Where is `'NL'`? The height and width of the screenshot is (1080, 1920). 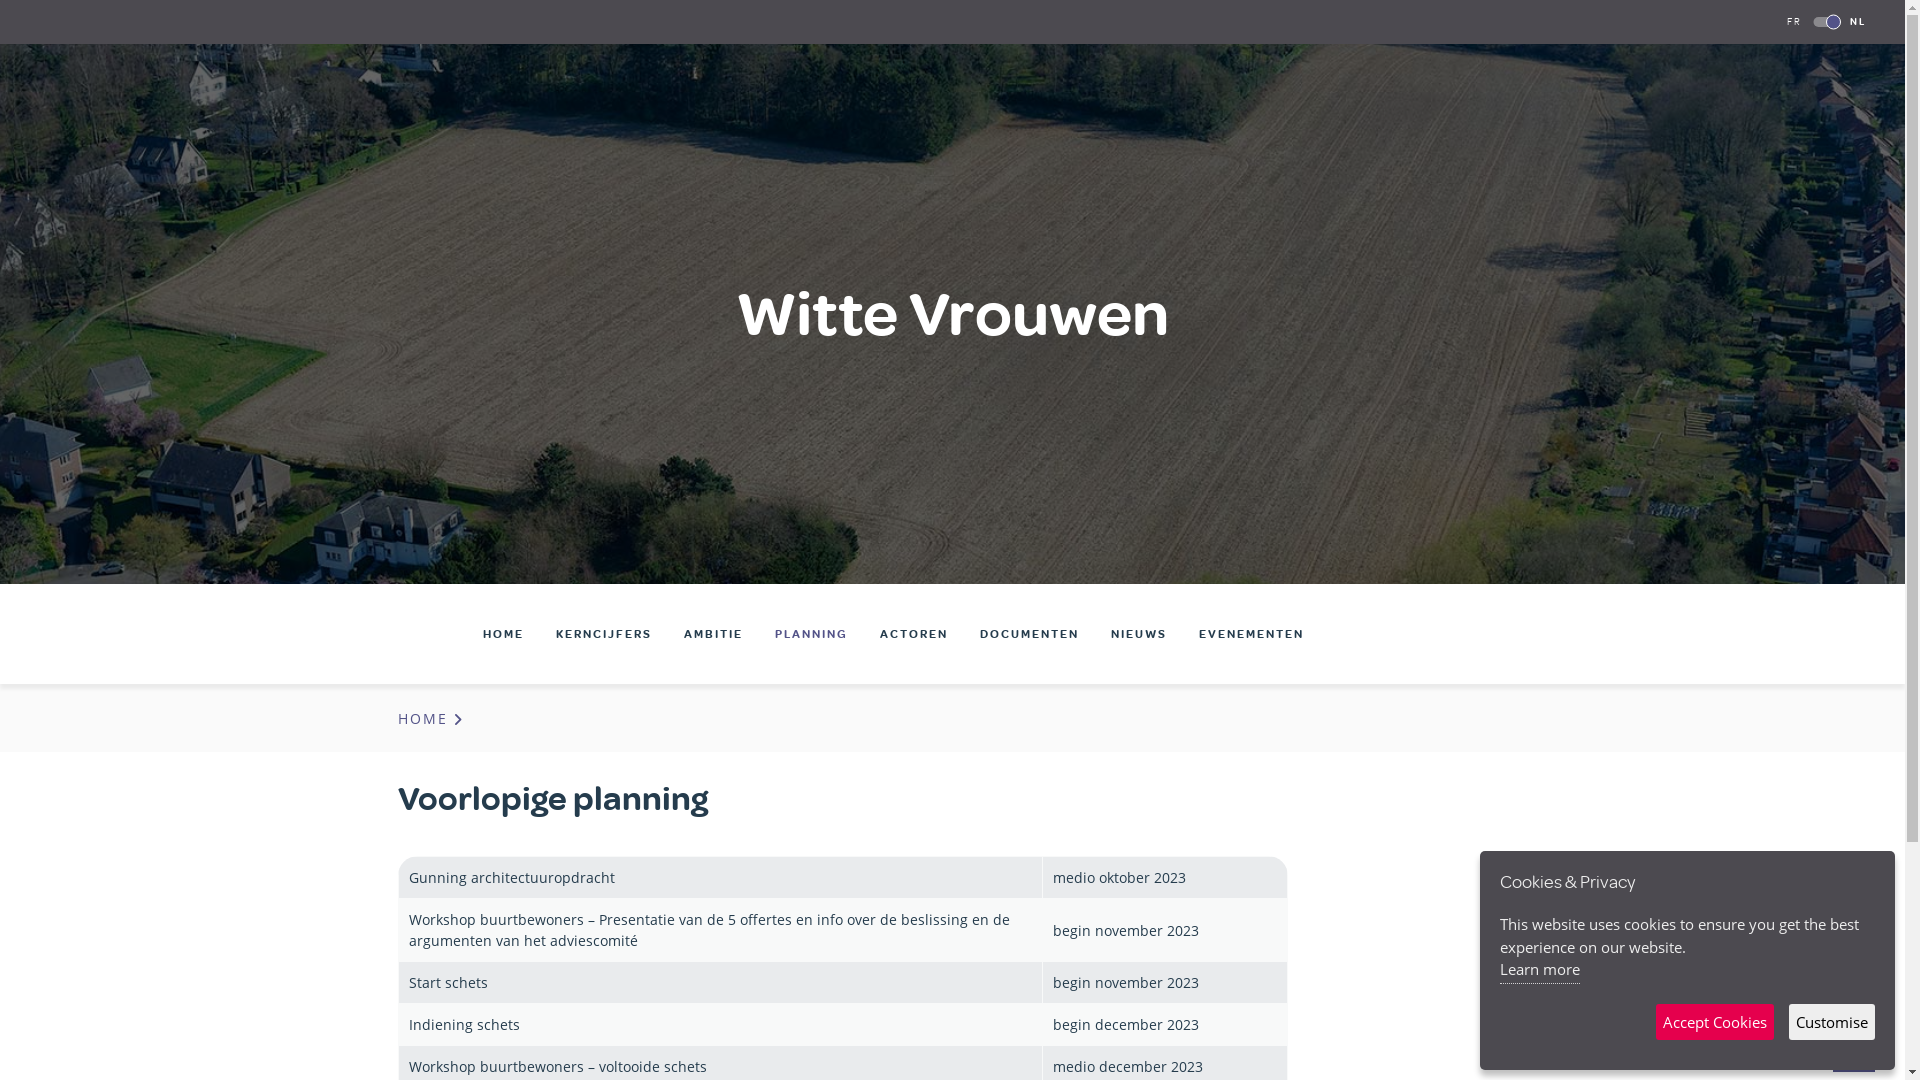 'NL' is located at coordinates (1856, 21).